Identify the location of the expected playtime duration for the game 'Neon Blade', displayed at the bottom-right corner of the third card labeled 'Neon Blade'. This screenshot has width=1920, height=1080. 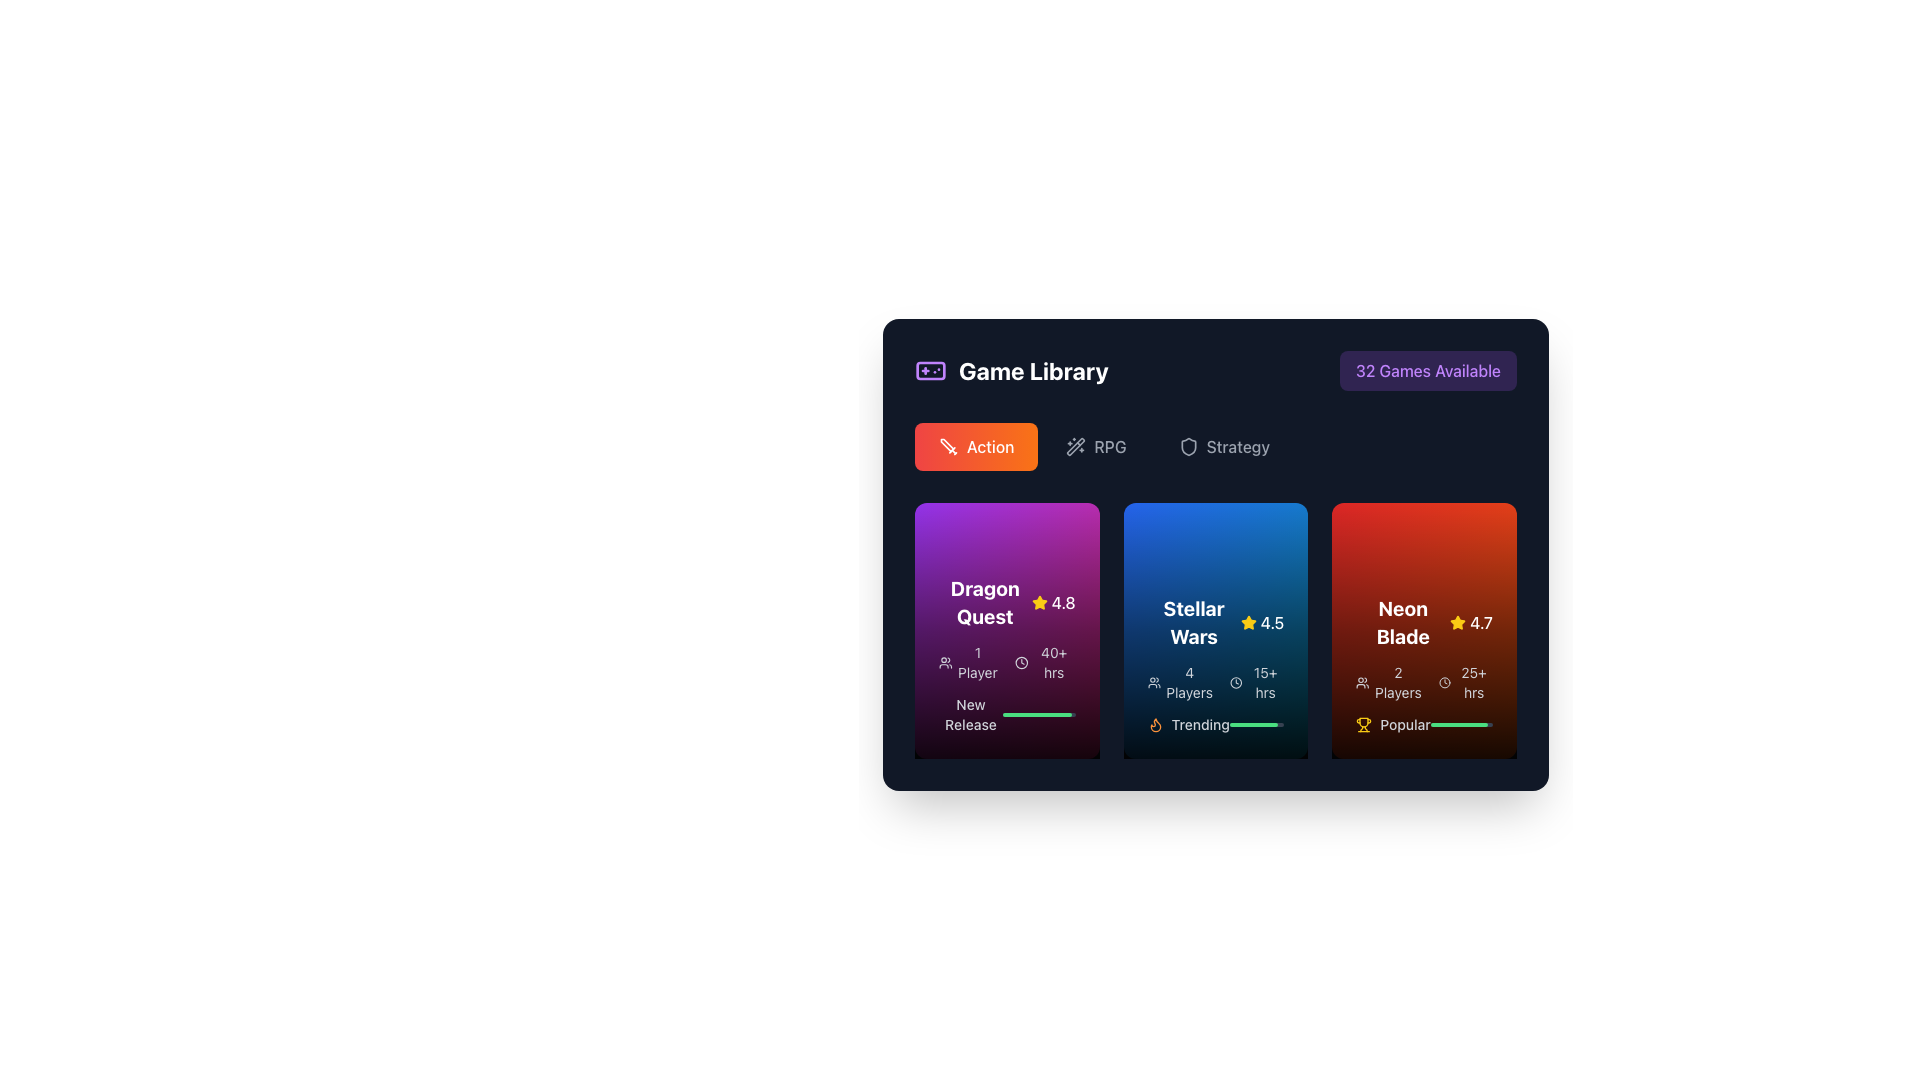
(1465, 681).